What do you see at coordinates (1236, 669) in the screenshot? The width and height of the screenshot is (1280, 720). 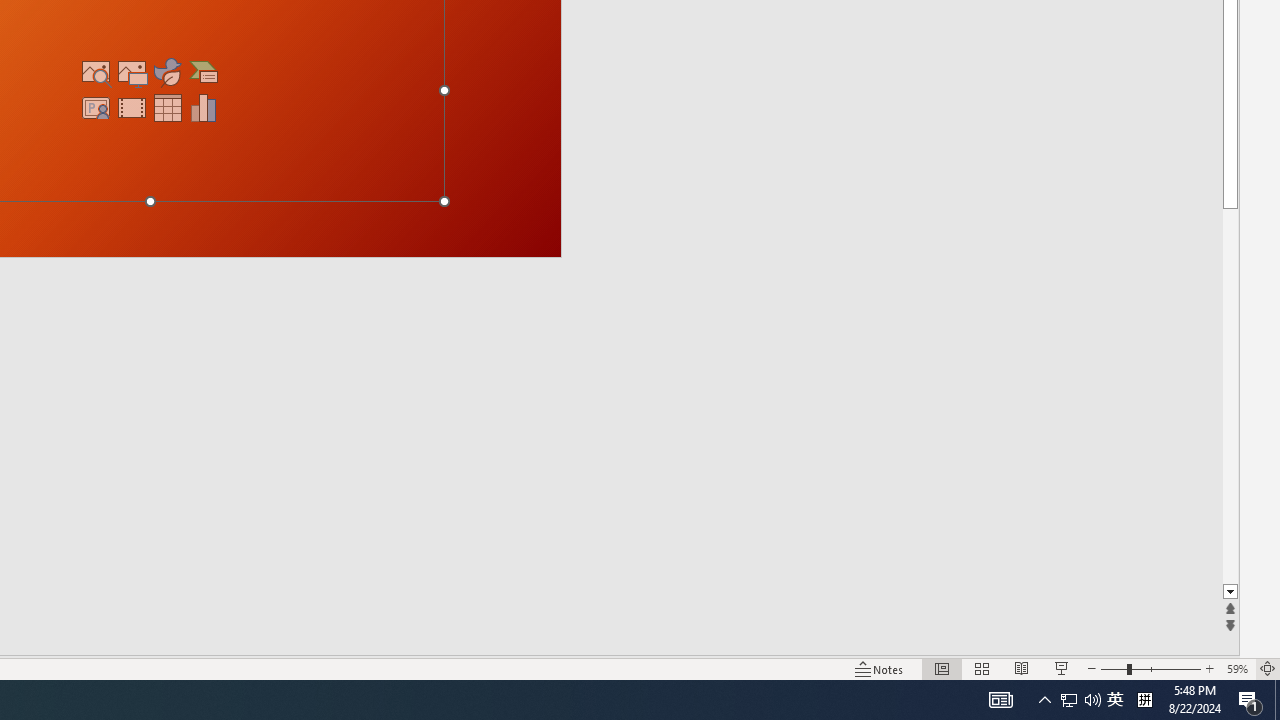 I see `'Zoom 59%'` at bounding box center [1236, 669].